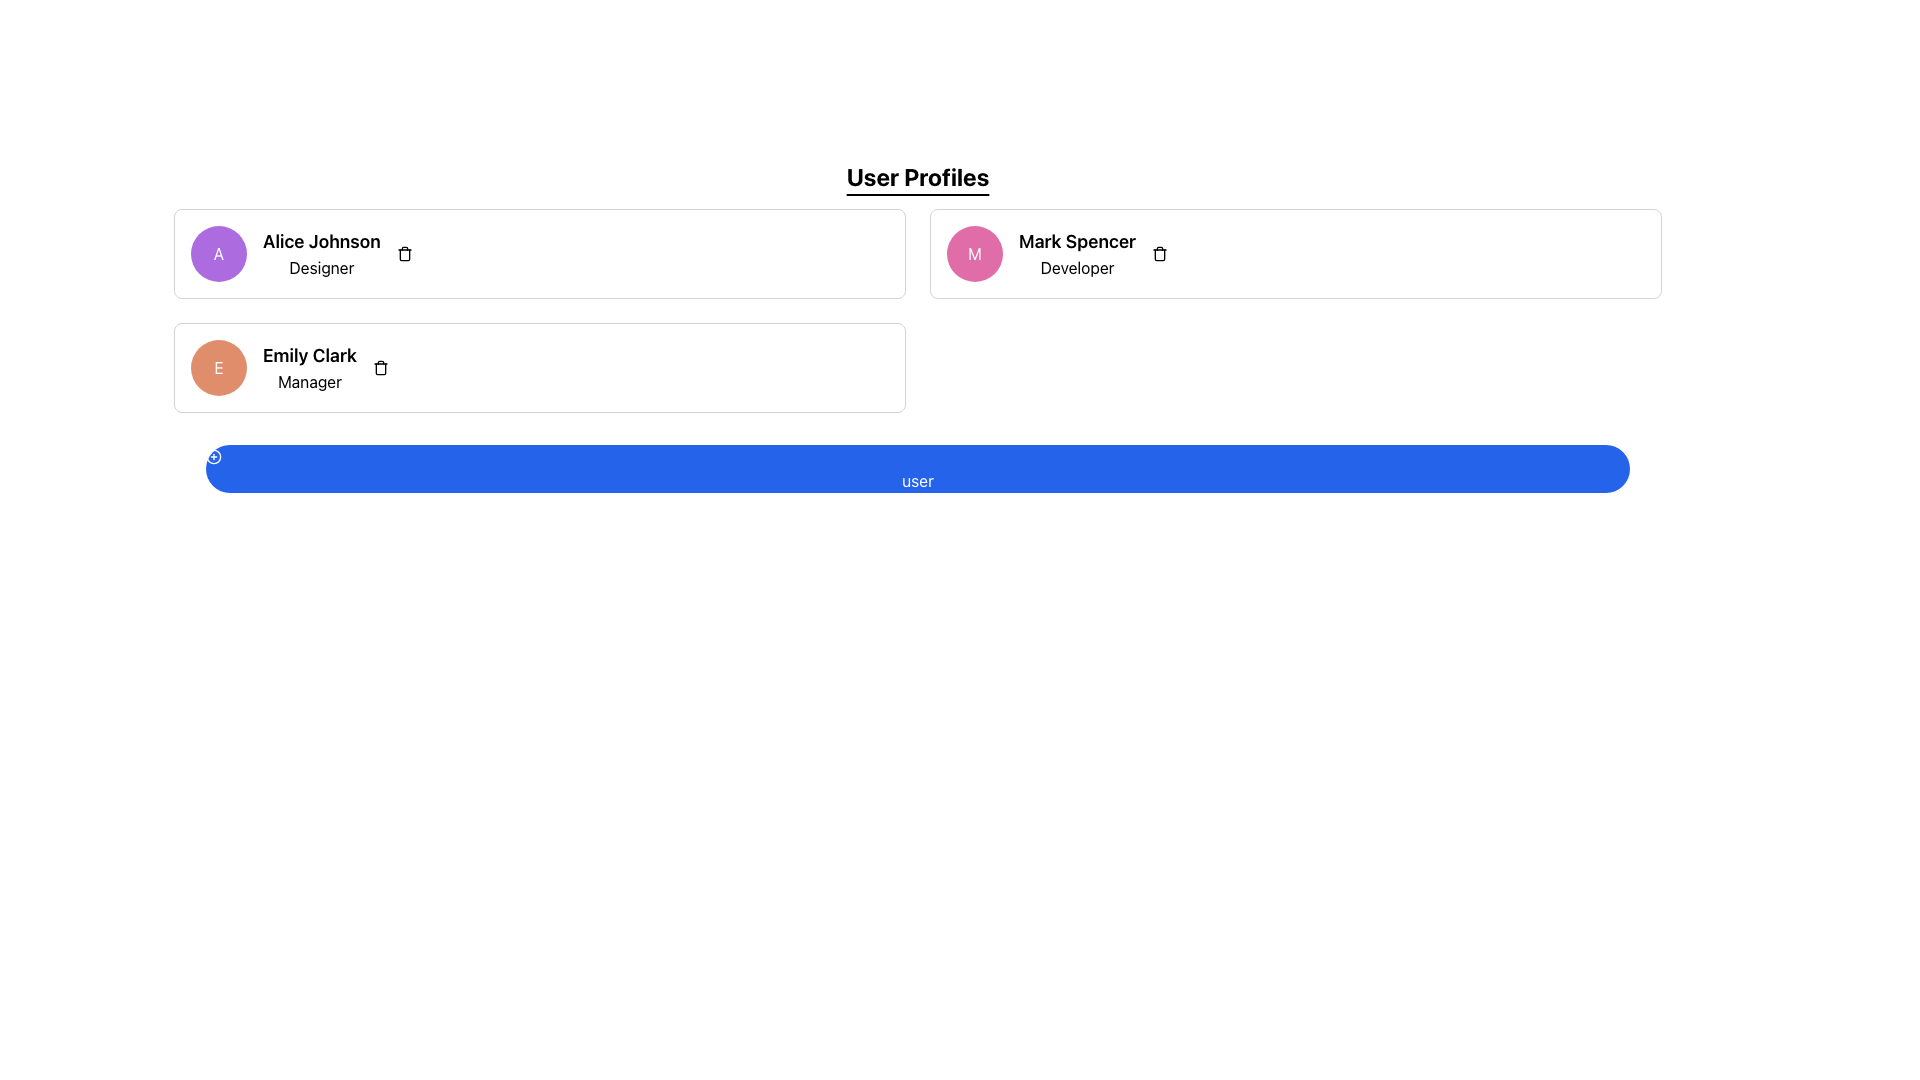  I want to click on the Text Block displaying the user's name and designation, located in the leftmost user profile section, adjacent to a purple circular icon with the letter 'A', so click(321, 253).